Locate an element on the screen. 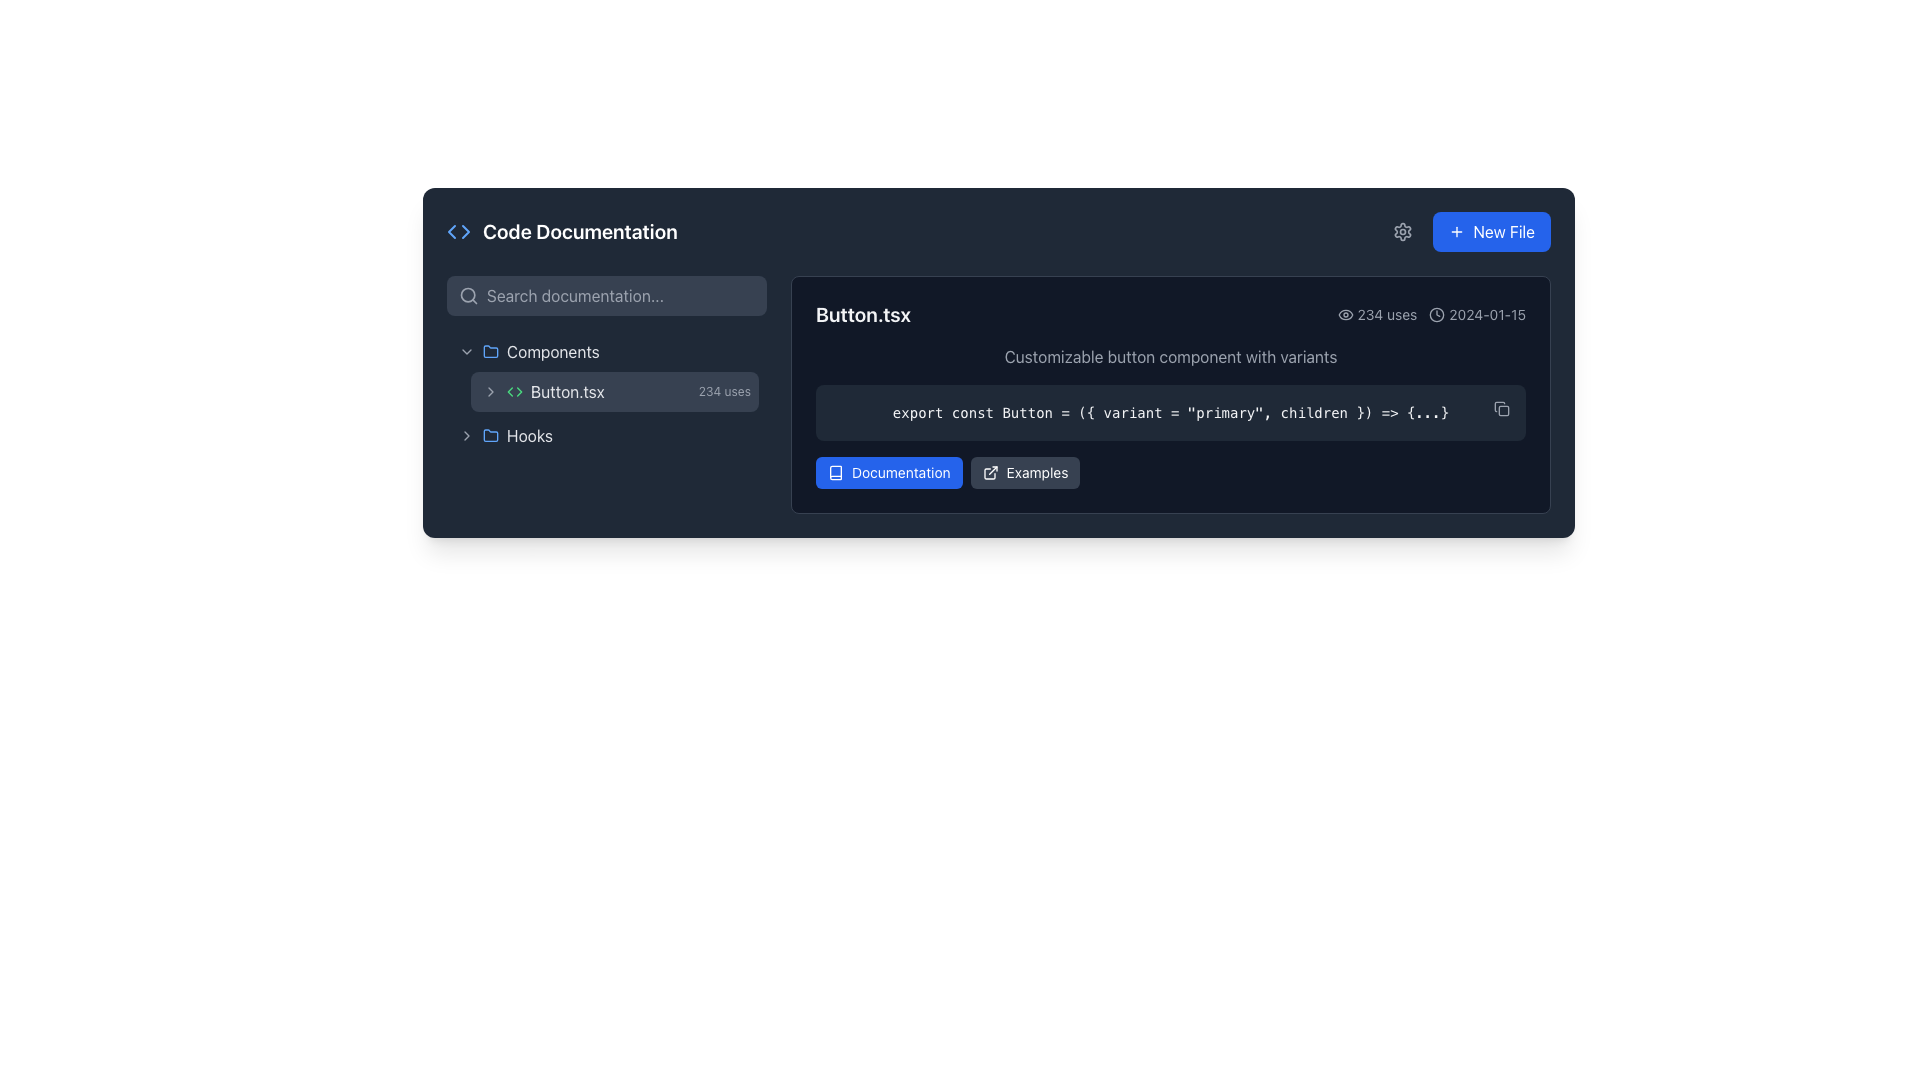 Image resolution: width=1920 pixels, height=1080 pixels. the right-facing chevron icon button adjacent to the 'Hooks' text for keyboard accessibility is located at coordinates (465, 434).